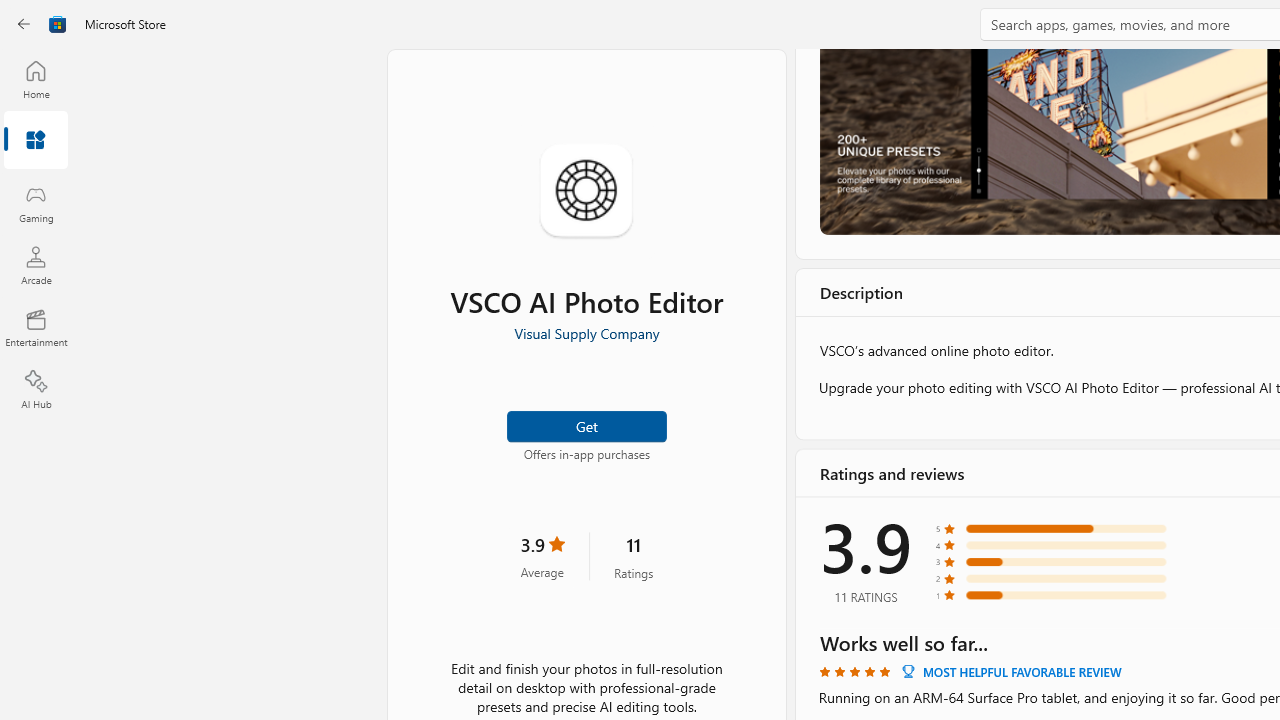 This screenshot has width=1280, height=720. Describe the element at coordinates (542, 556) in the screenshot. I see `'3.9 stars. Click to skip to ratings and reviews'` at that location.